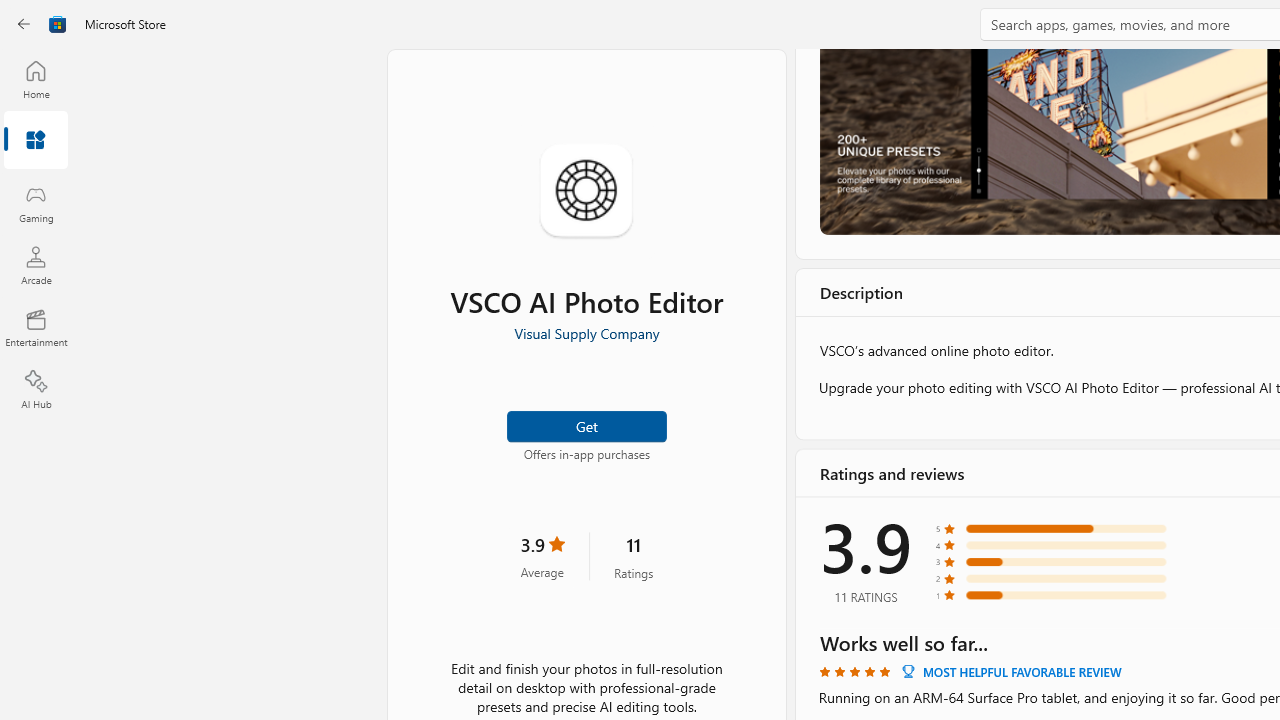 This screenshot has width=1280, height=720. Describe the element at coordinates (542, 556) in the screenshot. I see `'3.9 stars. Click to skip to ratings and reviews'` at that location.